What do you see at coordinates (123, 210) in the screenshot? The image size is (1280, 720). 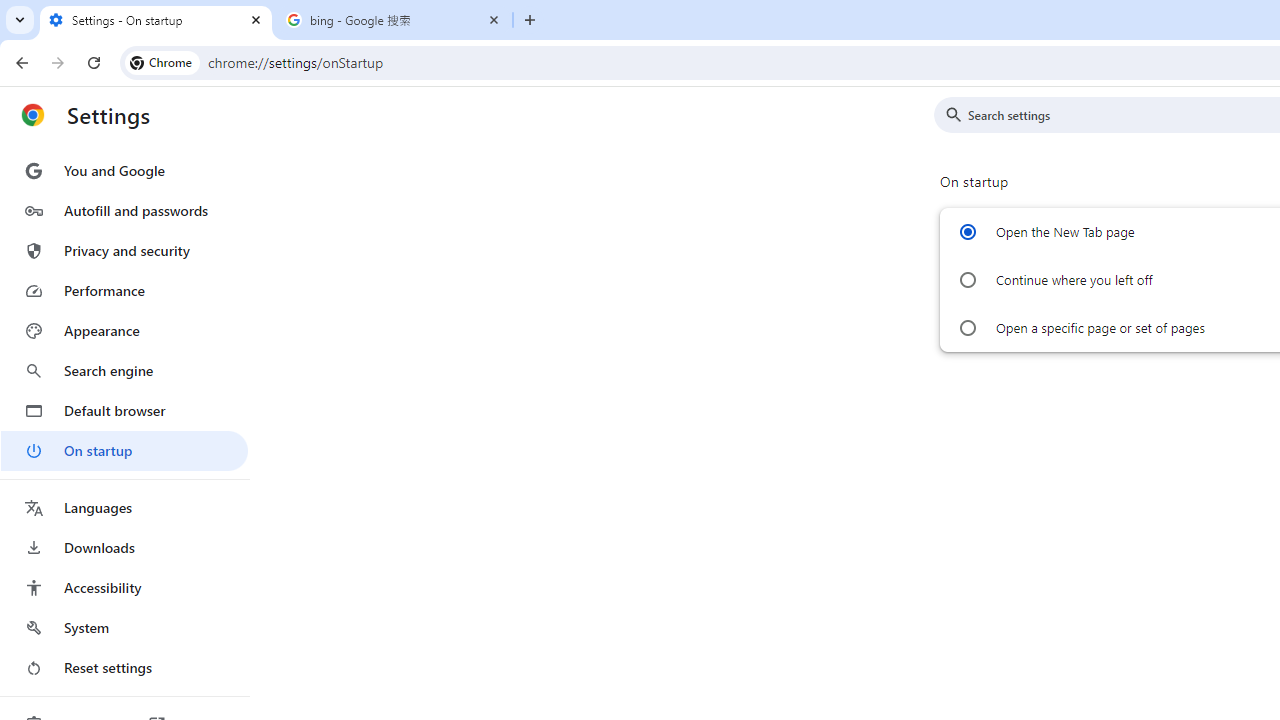 I see `'Autofill and passwords'` at bounding box center [123, 210].